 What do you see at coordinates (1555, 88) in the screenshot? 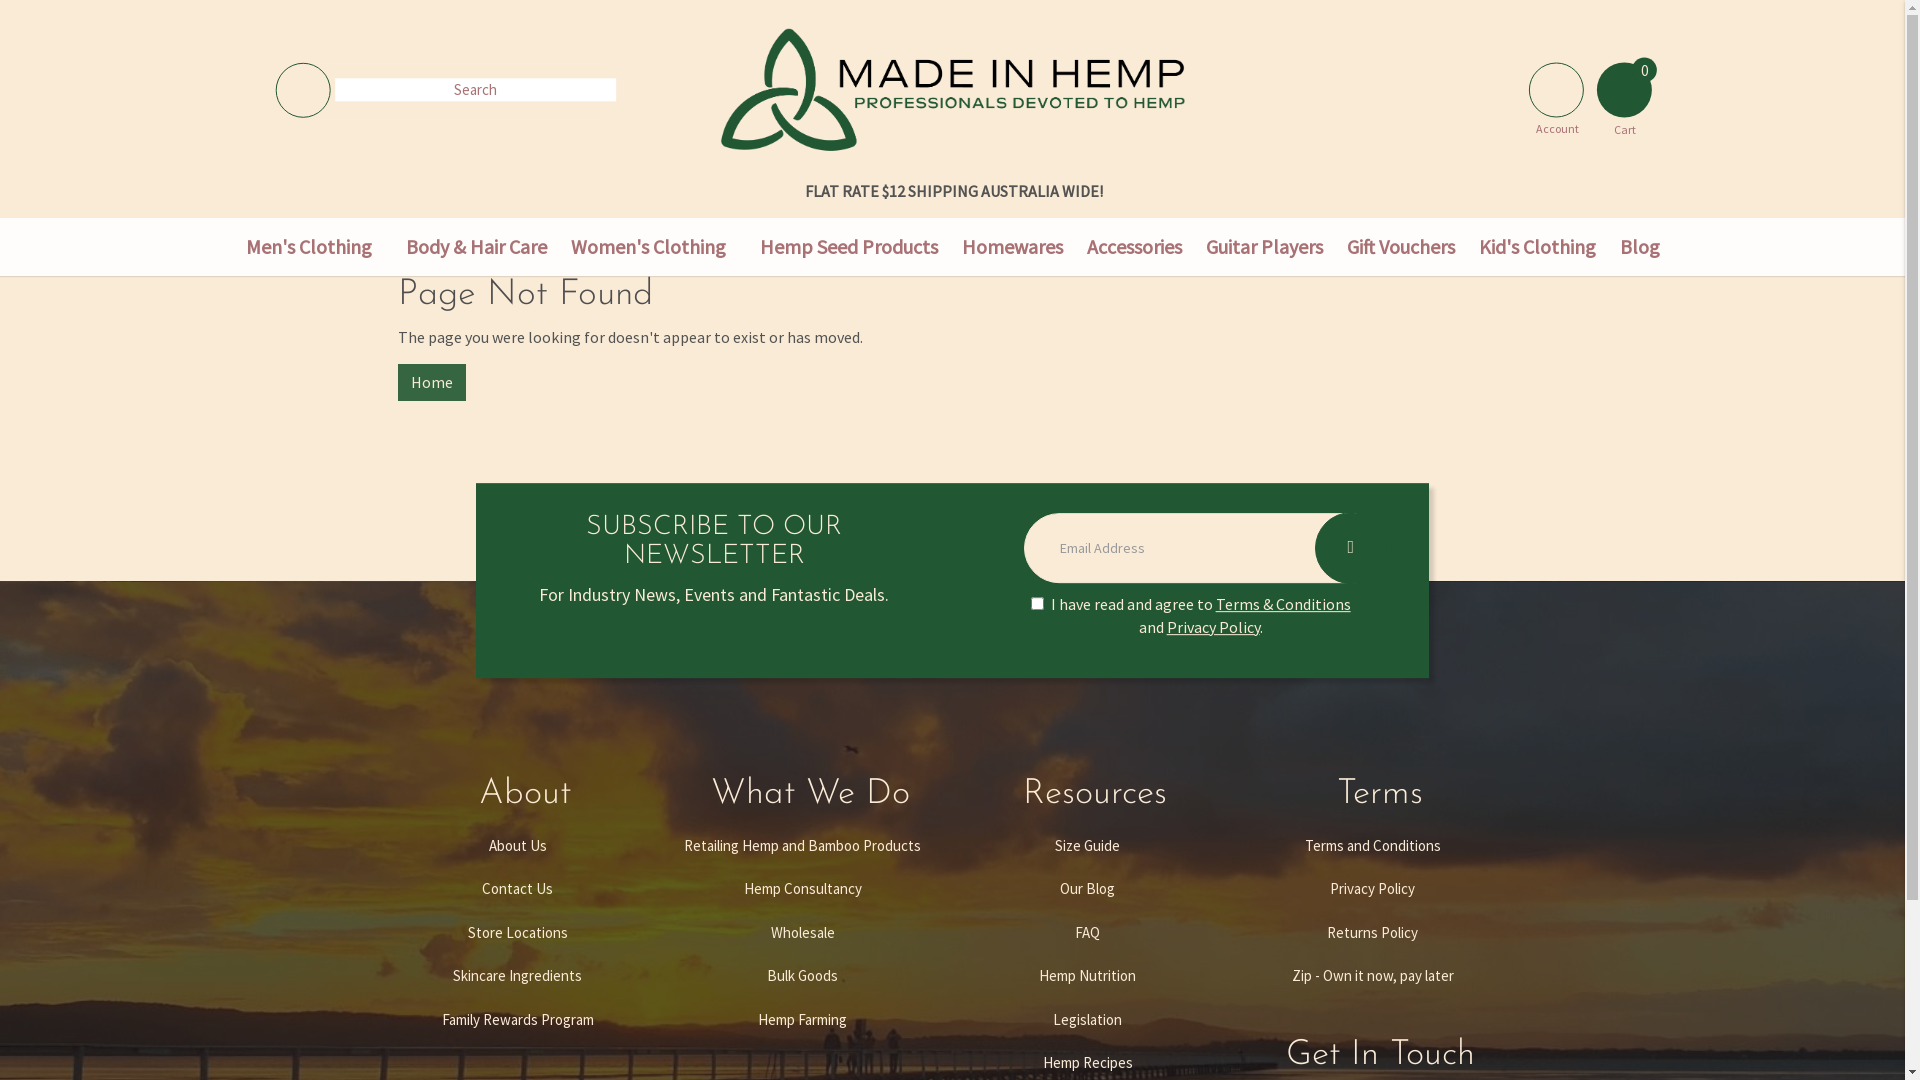
I see `'Account'` at bounding box center [1555, 88].